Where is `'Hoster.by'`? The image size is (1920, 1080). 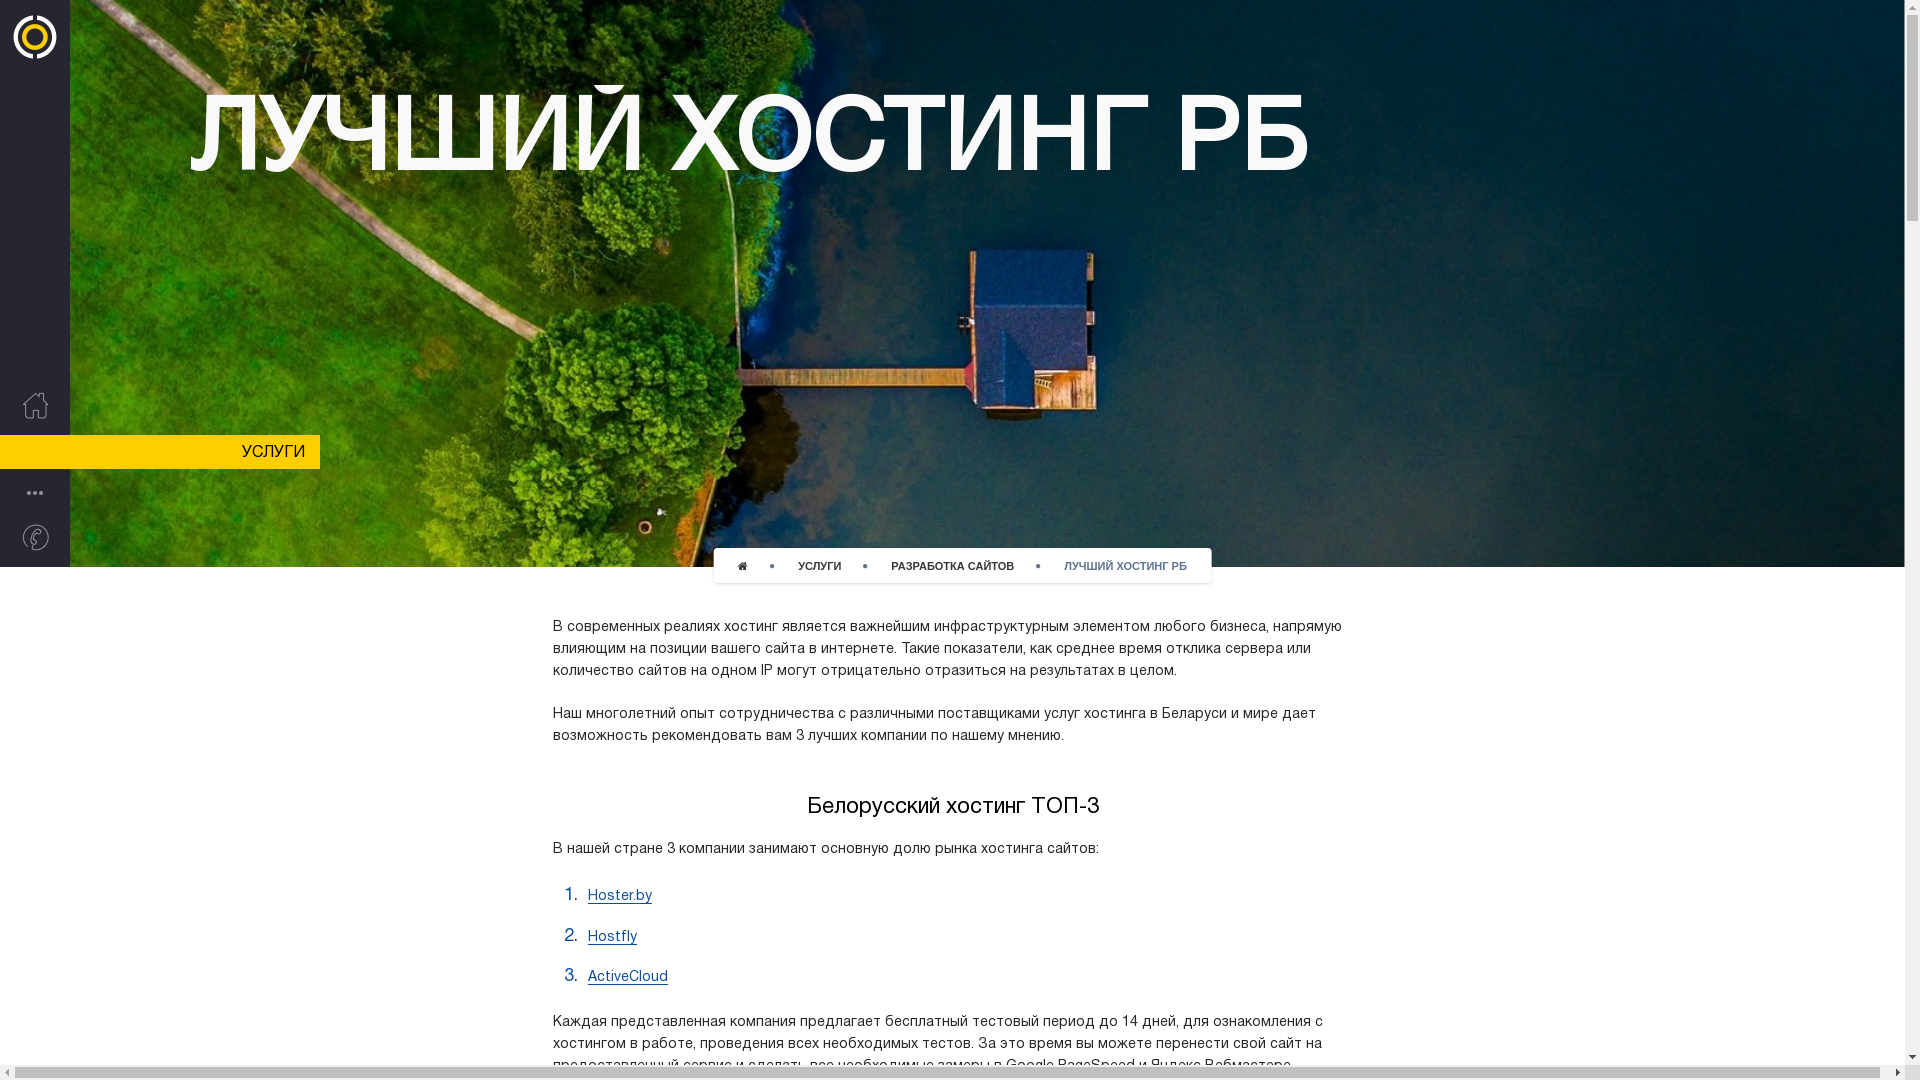
'Hoster.by' is located at coordinates (618, 896).